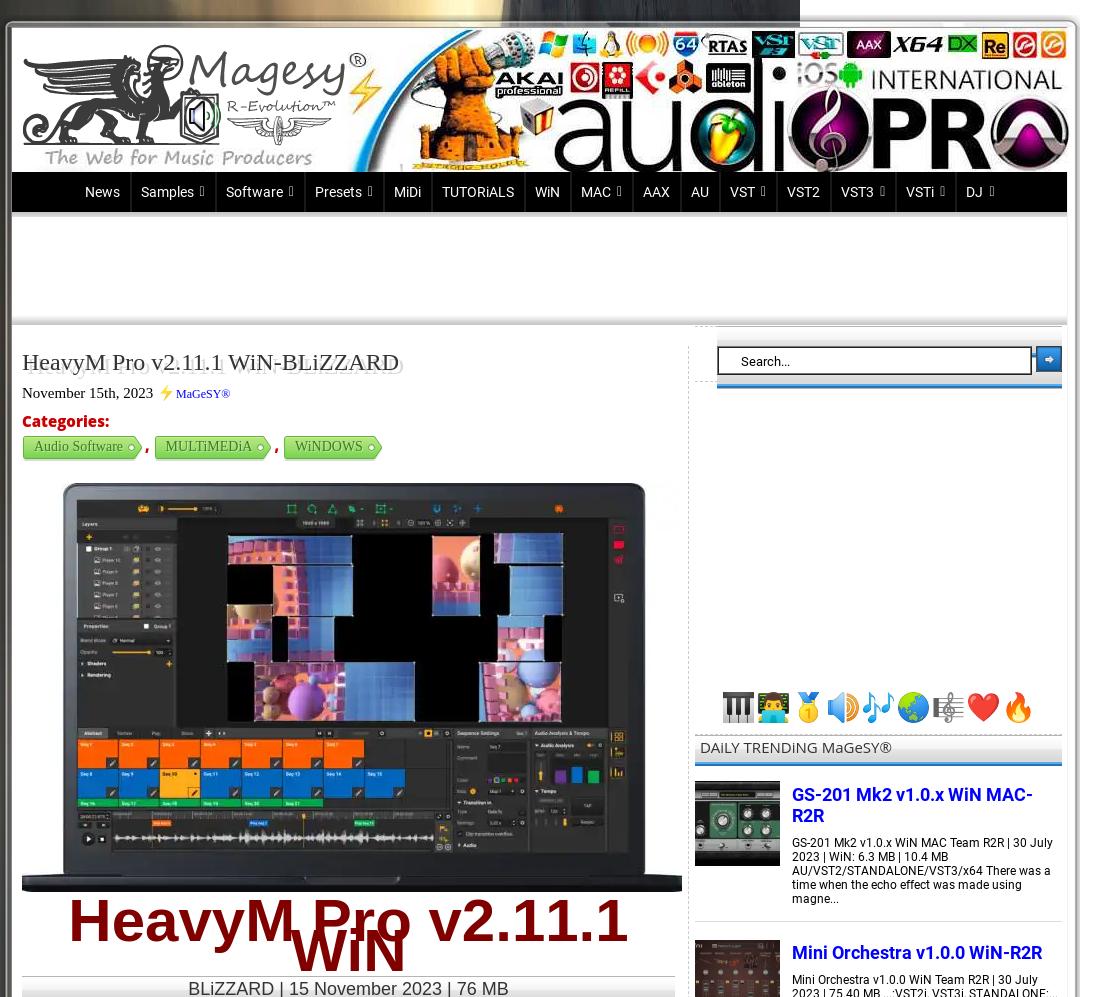  What do you see at coordinates (328, 542) in the screenshot?
I see `'FM8'` at bounding box center [328, 542].